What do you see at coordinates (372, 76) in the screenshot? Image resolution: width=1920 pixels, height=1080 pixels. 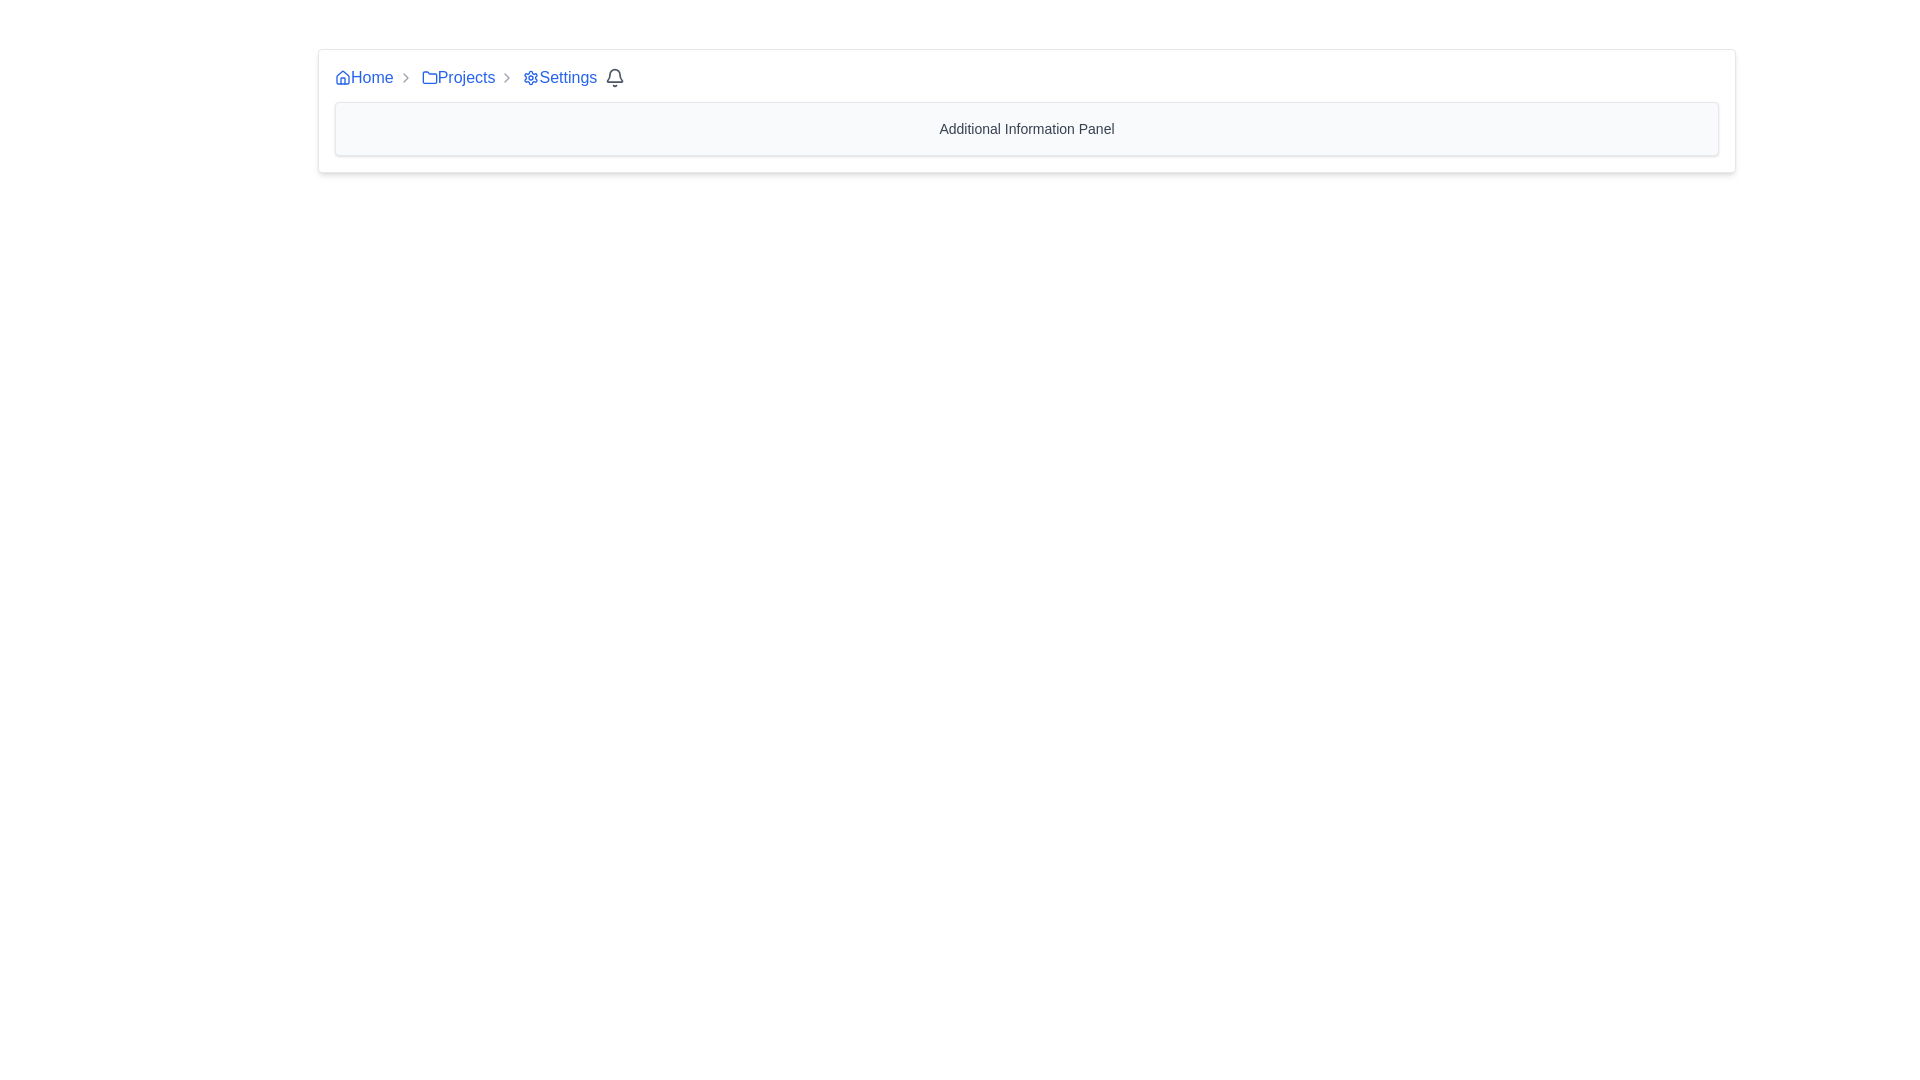 I see `the text label with hyperlink functionality that navigates to the homepage` at bounding box center [372, 76].